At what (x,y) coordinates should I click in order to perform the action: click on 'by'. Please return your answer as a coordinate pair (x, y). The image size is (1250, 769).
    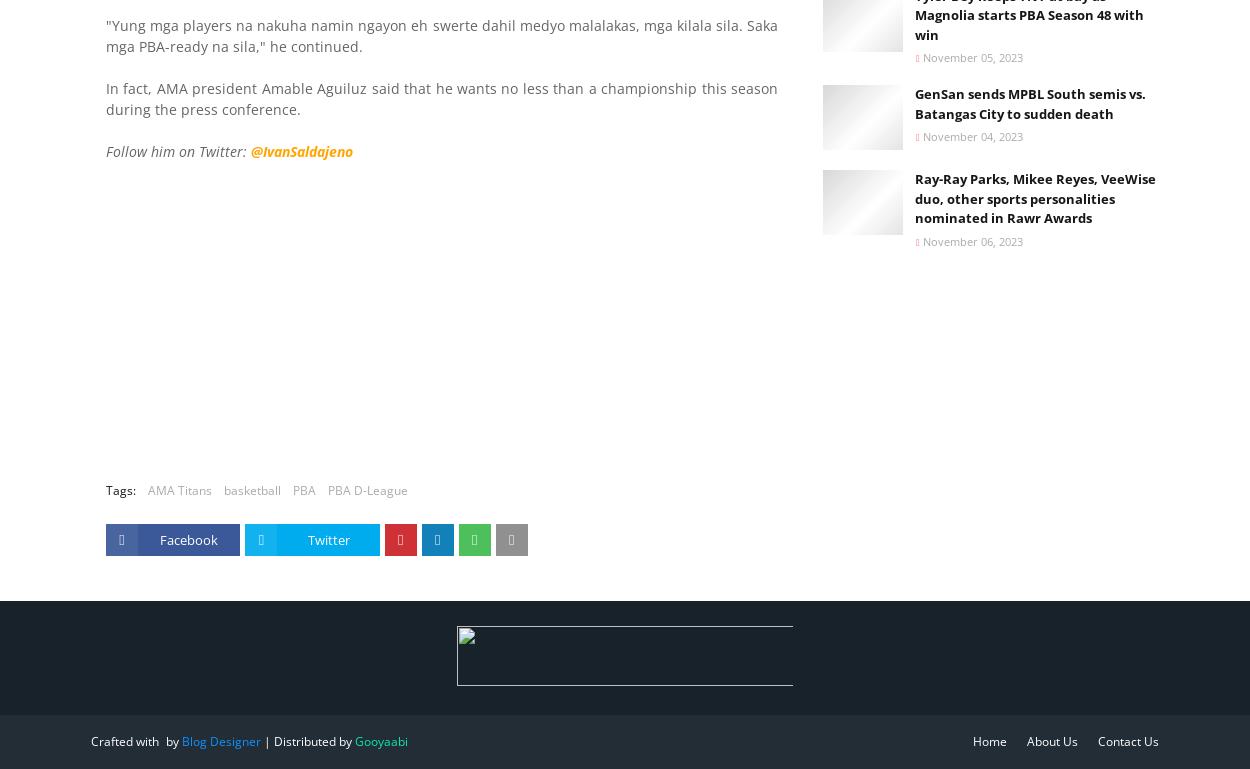
    Looking at the image, I should click on (174, 740).